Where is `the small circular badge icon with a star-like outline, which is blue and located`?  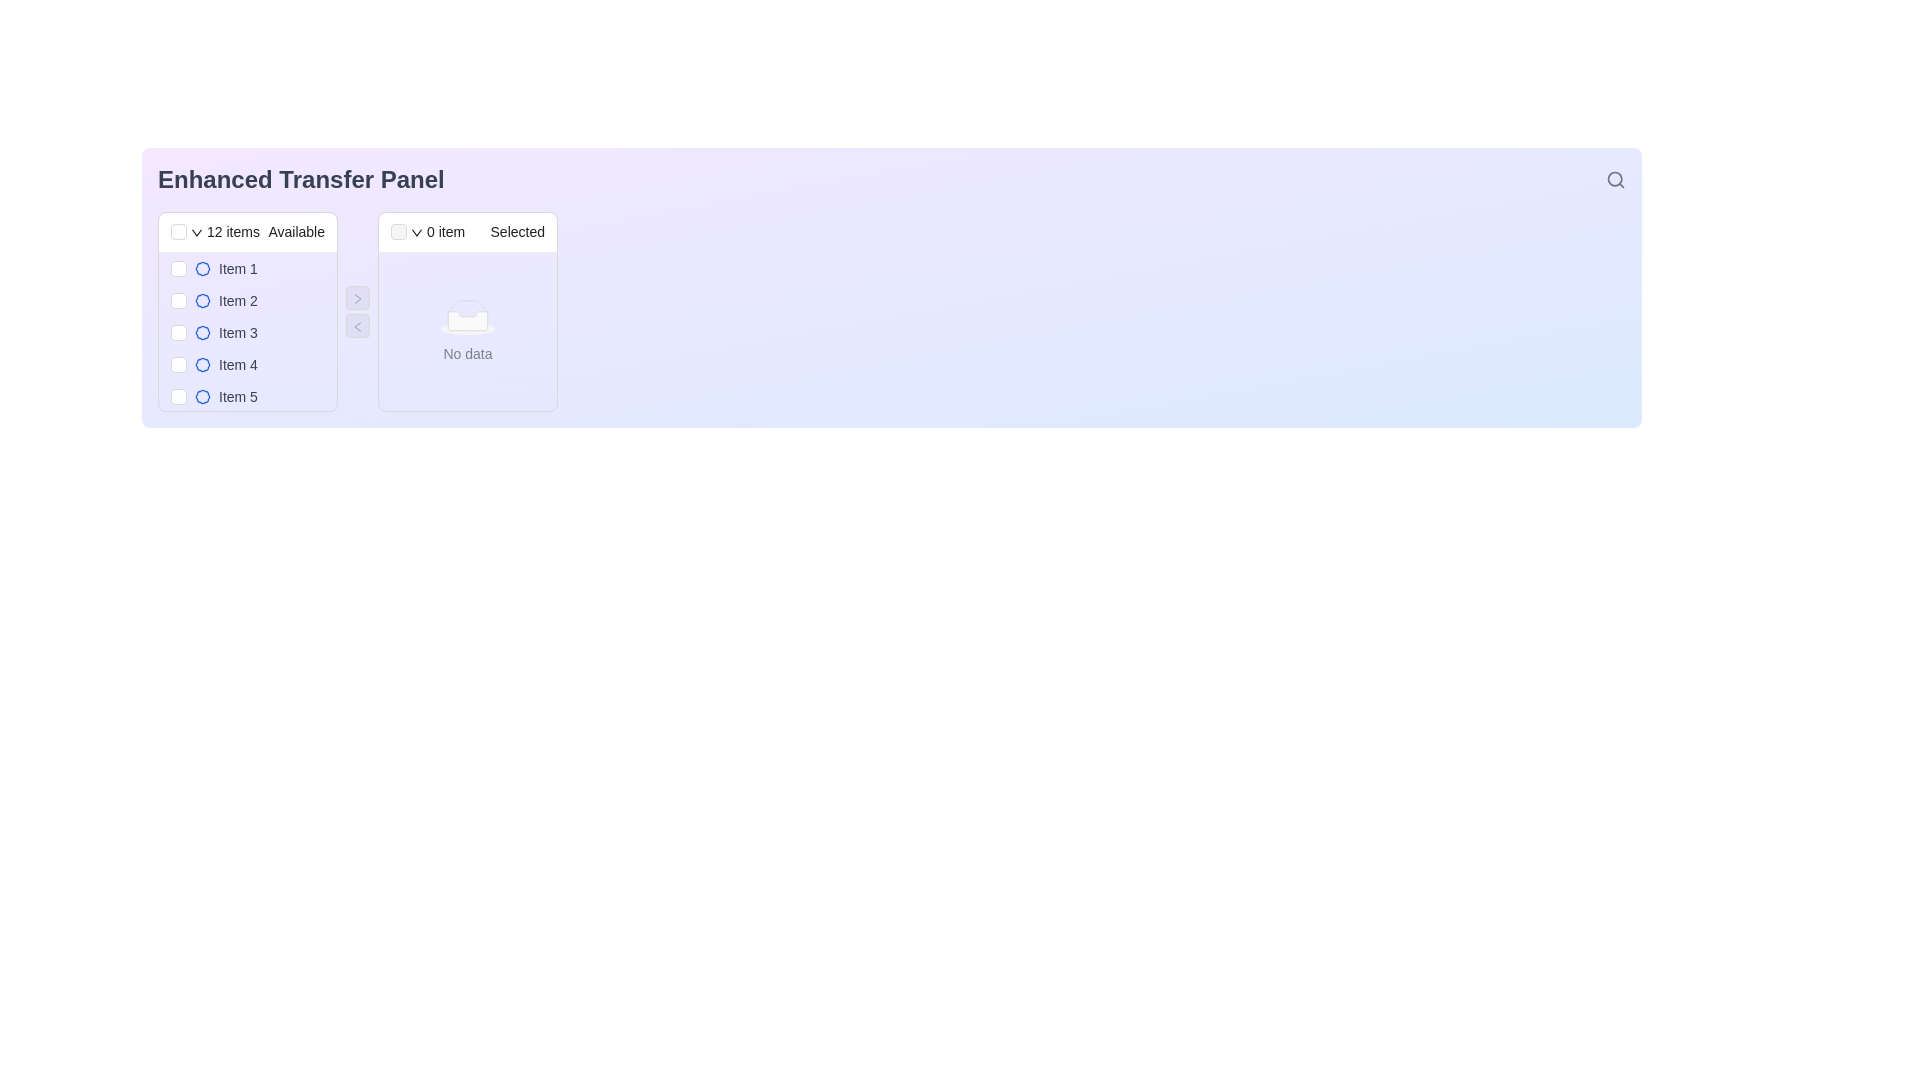
the small circular badge icon with a star-like outline, which is blue and located is located at coordinates (202, 300).